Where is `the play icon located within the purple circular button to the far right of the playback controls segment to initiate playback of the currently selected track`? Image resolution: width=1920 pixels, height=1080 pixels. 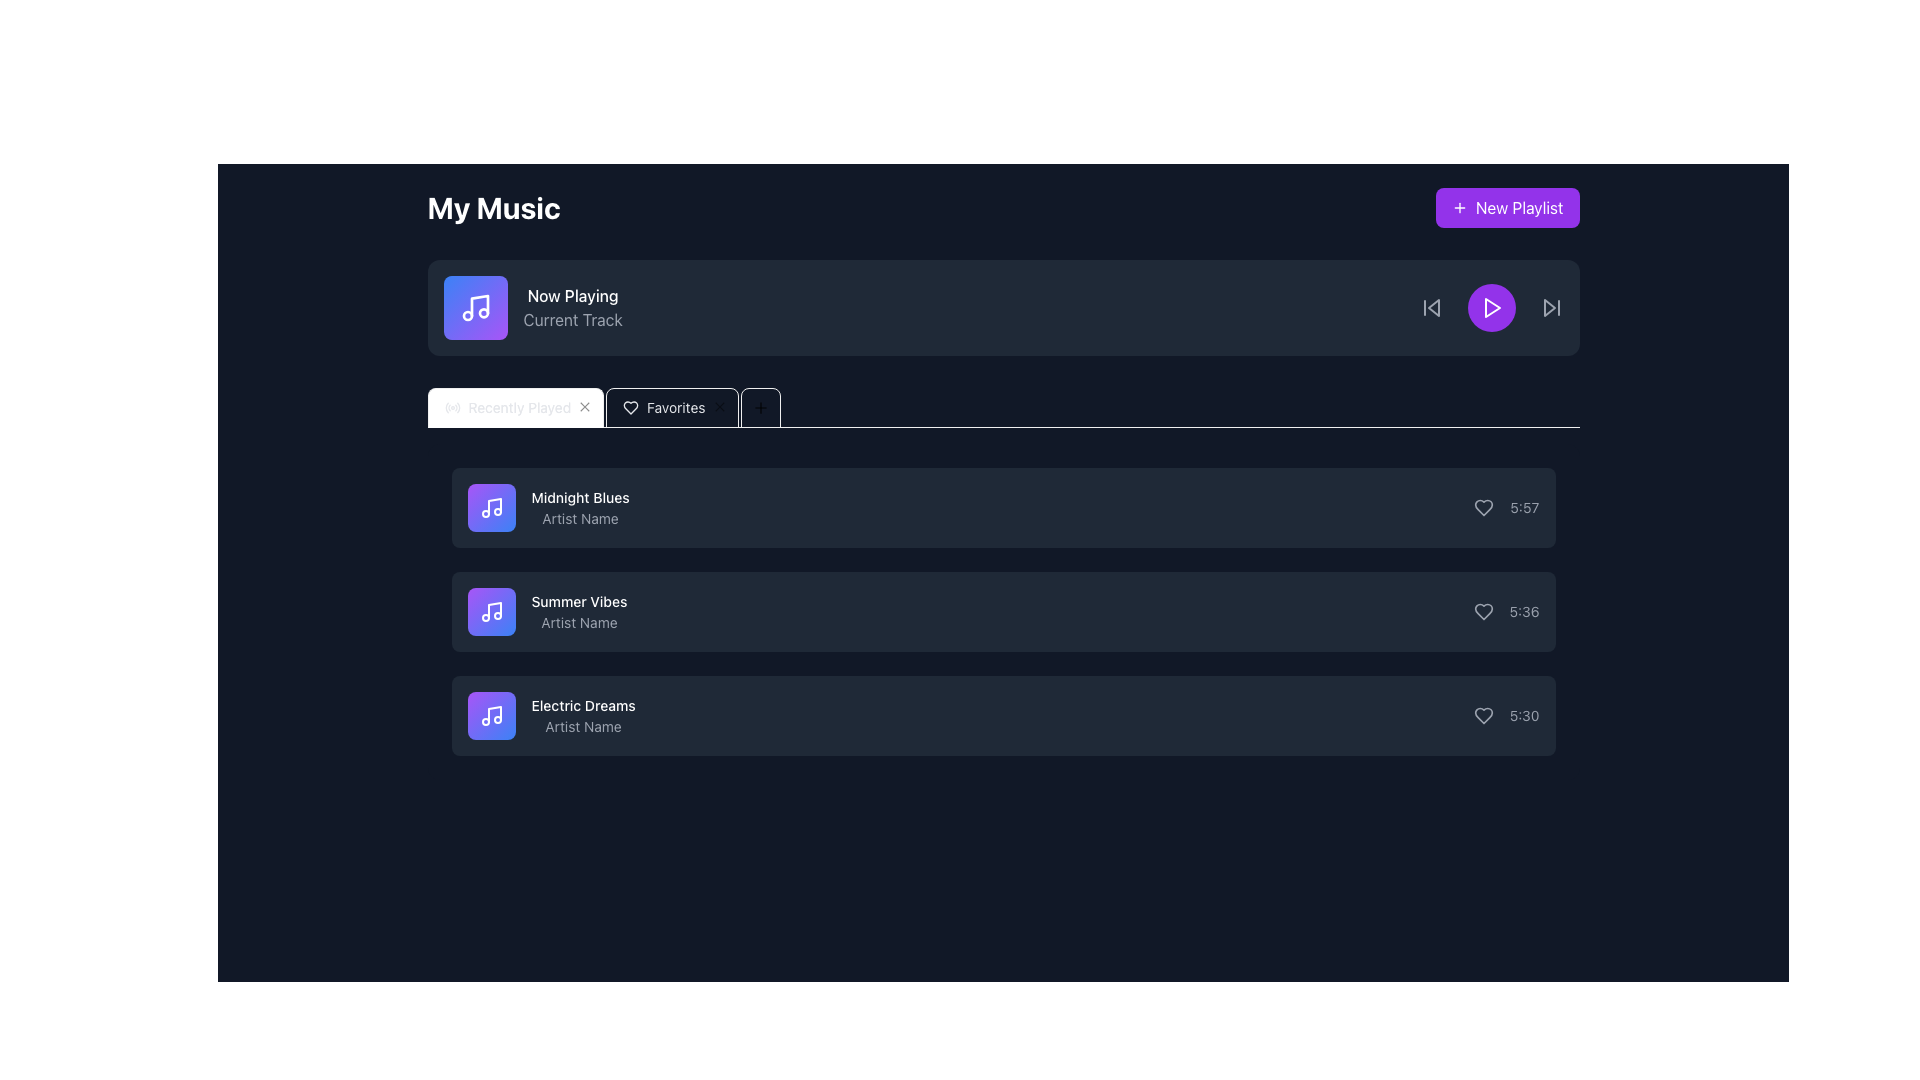
the play icon located within the purple circular button to the far right of the playback controls segment to initiate playback of the currently selected track is located at coordinates (1491, 308).